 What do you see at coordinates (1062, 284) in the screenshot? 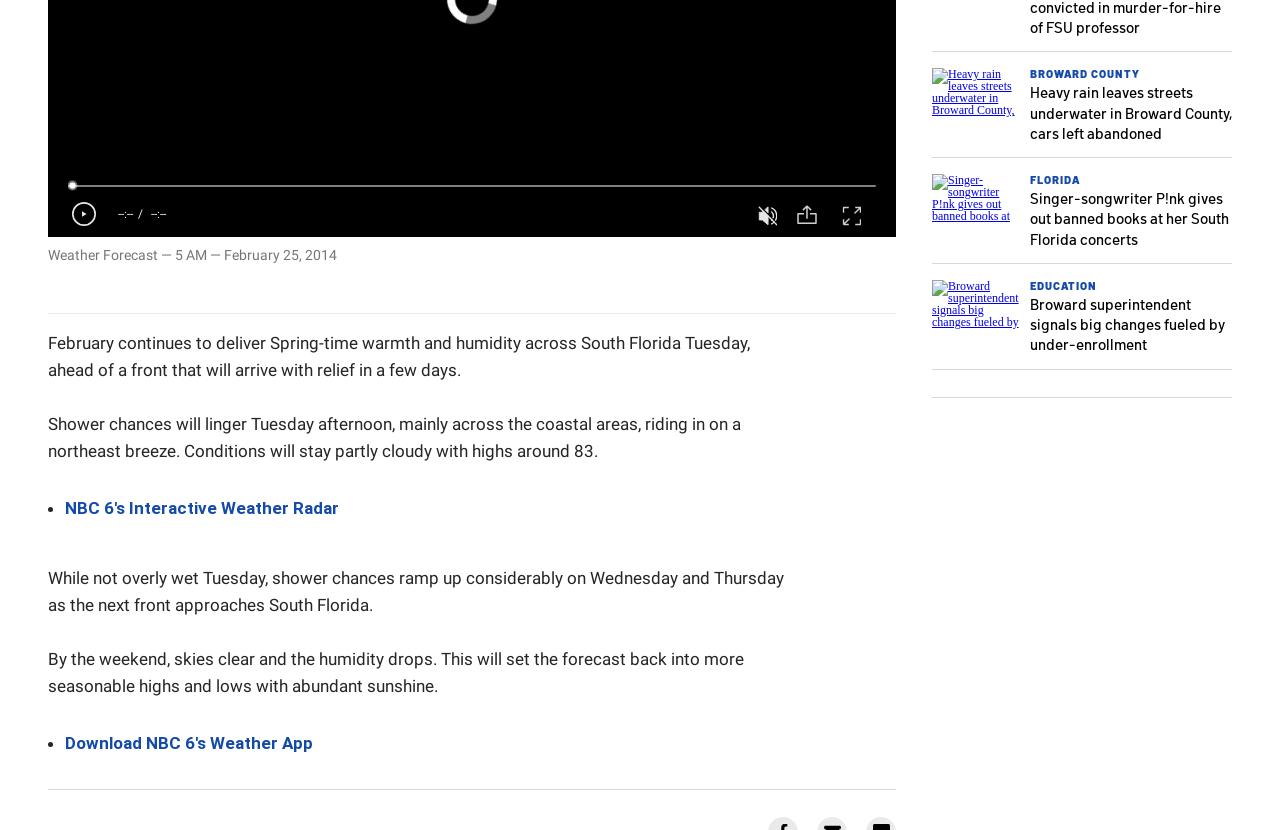
I see `'Education'` at bounding box center [1062, 284].